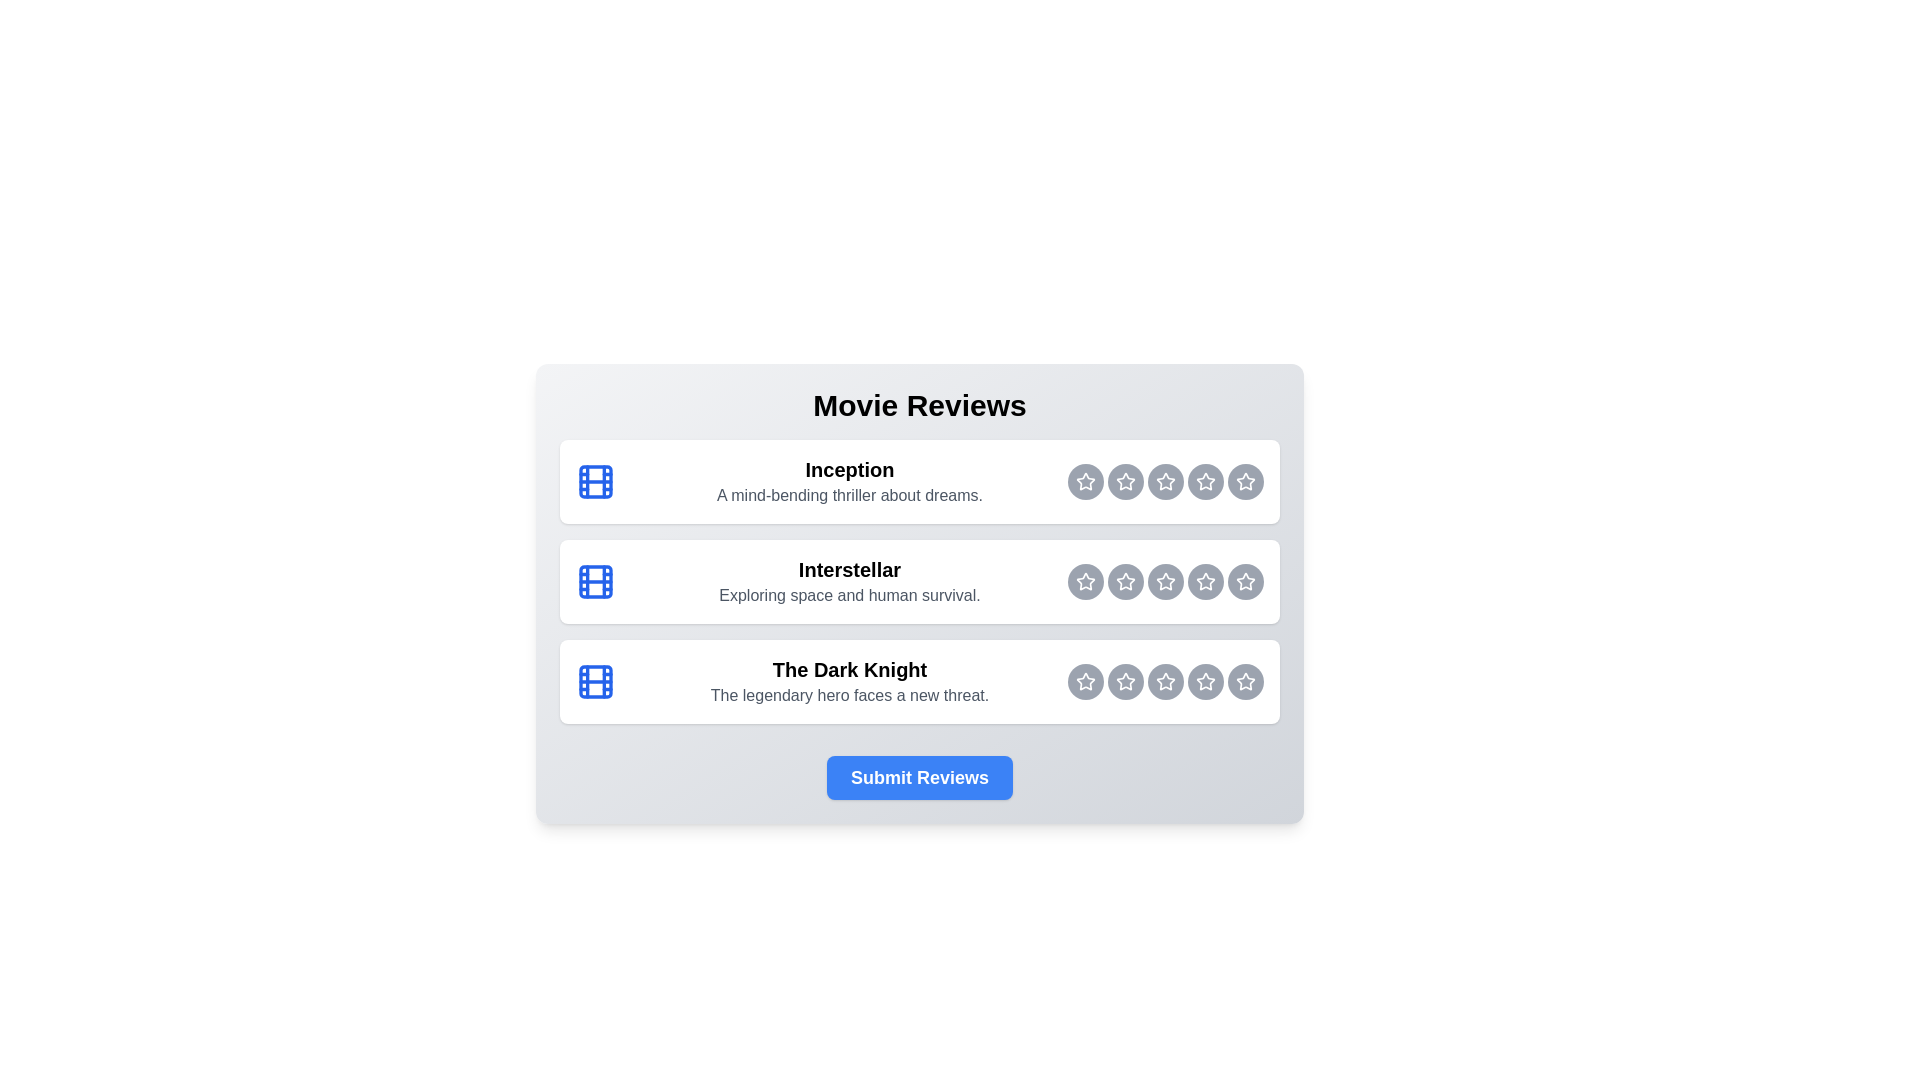 This screenshot has width=1920, height=1080. Describe the element at coordinates (1245, 482) in the screenshot. I see `the rating button for Inception at 5 stars` at that location.